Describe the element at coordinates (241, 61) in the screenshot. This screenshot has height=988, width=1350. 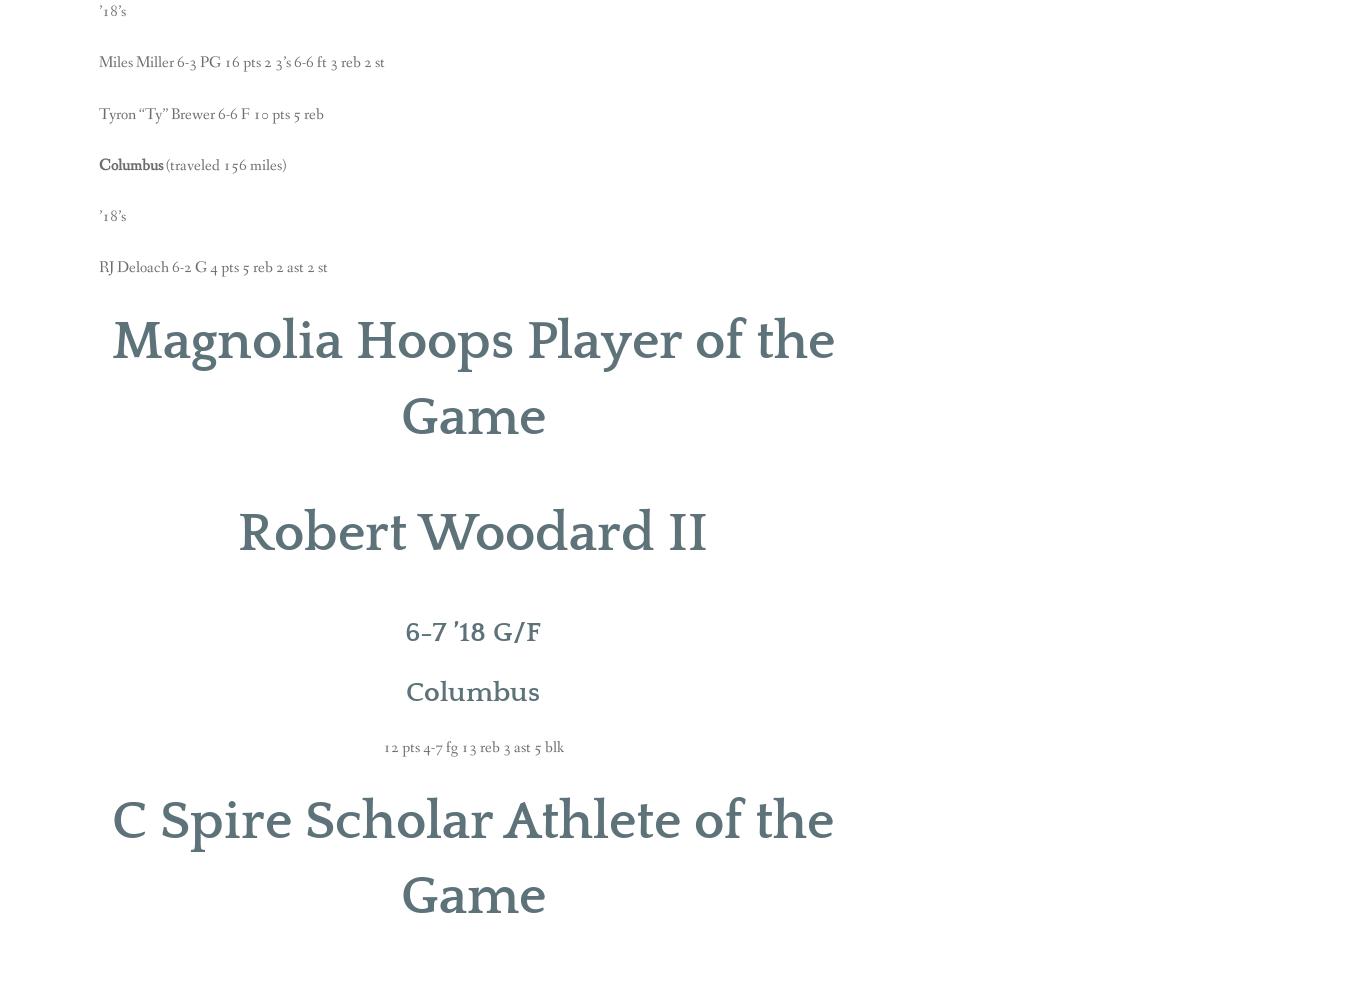
I see `'Miles Miller 6-3 PG 16 pts 2 3’s 6-6 ft 3 reb 2 st'` at that location.